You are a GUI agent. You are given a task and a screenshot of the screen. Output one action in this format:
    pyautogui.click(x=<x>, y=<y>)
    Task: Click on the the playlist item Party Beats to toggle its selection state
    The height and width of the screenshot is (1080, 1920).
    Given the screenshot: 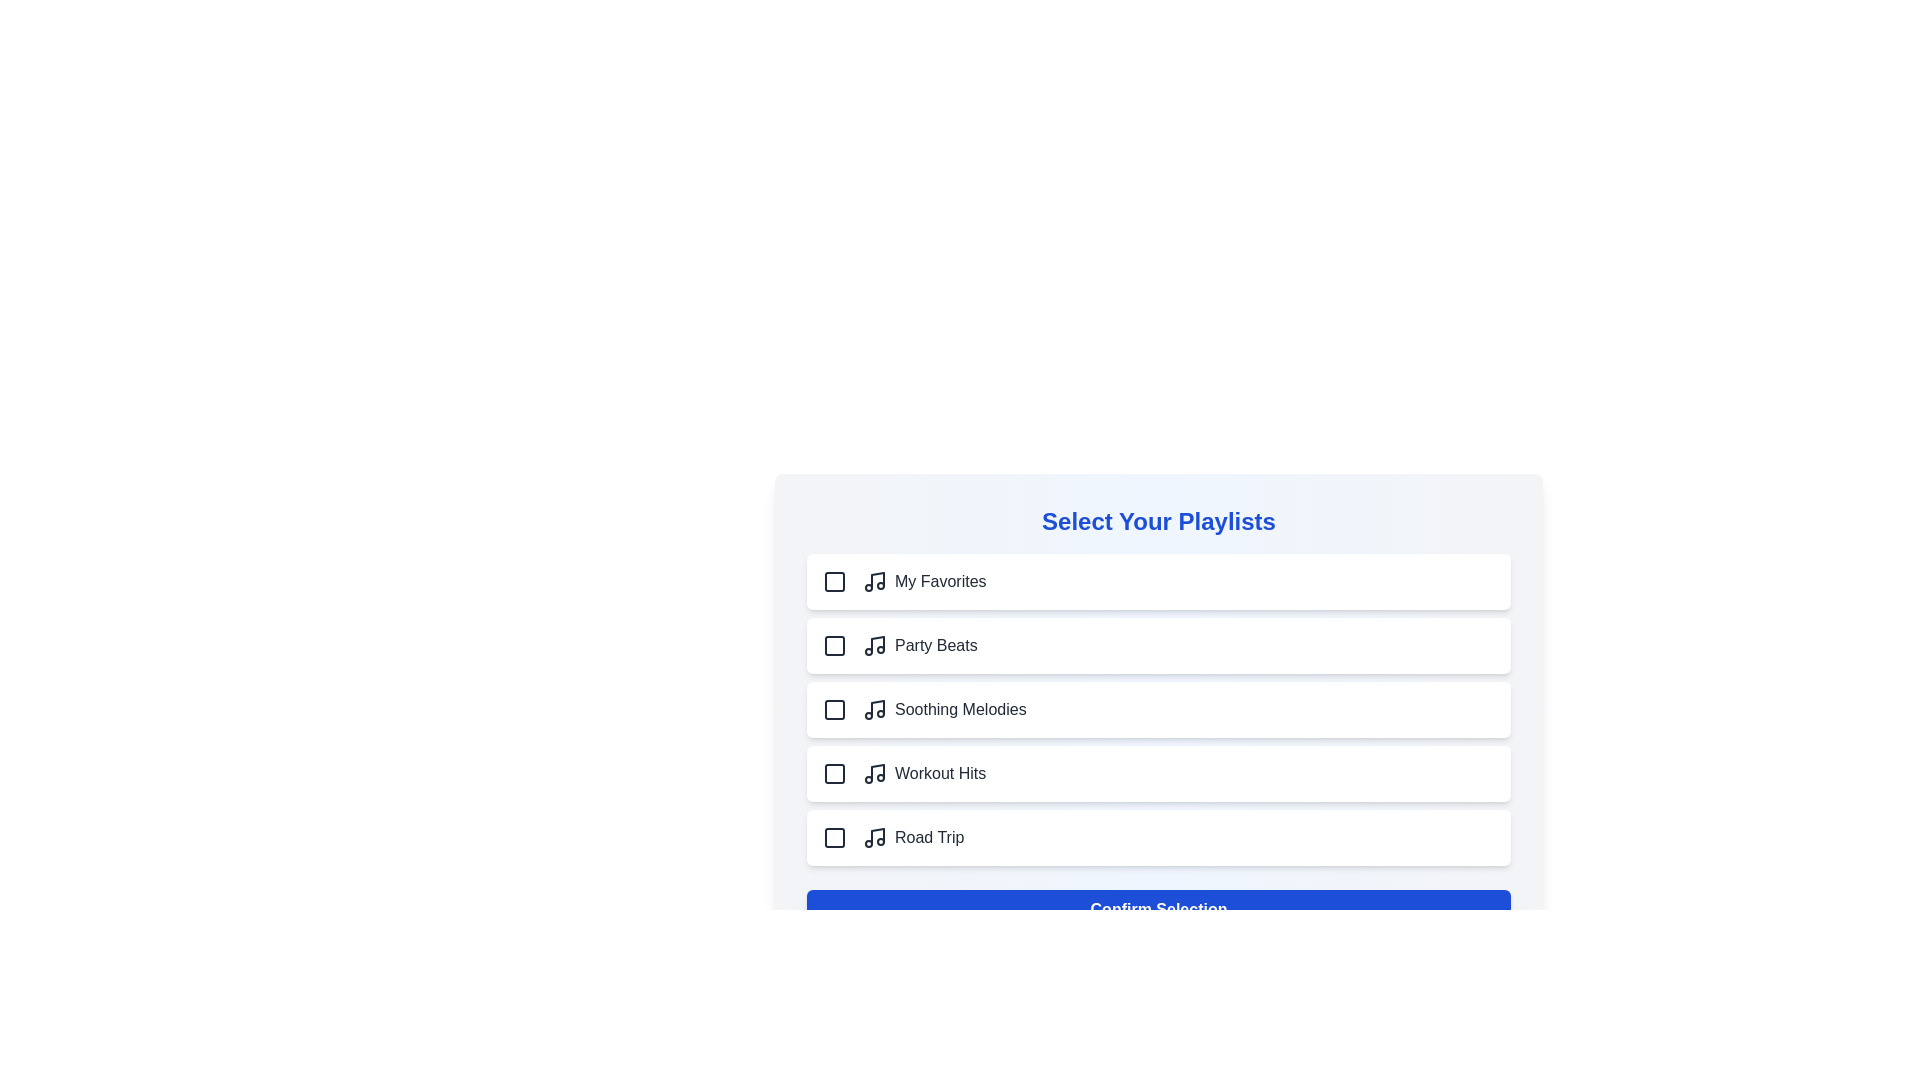 What is the action you would take?
    pyautogui.click(x=1158, y=645)
    